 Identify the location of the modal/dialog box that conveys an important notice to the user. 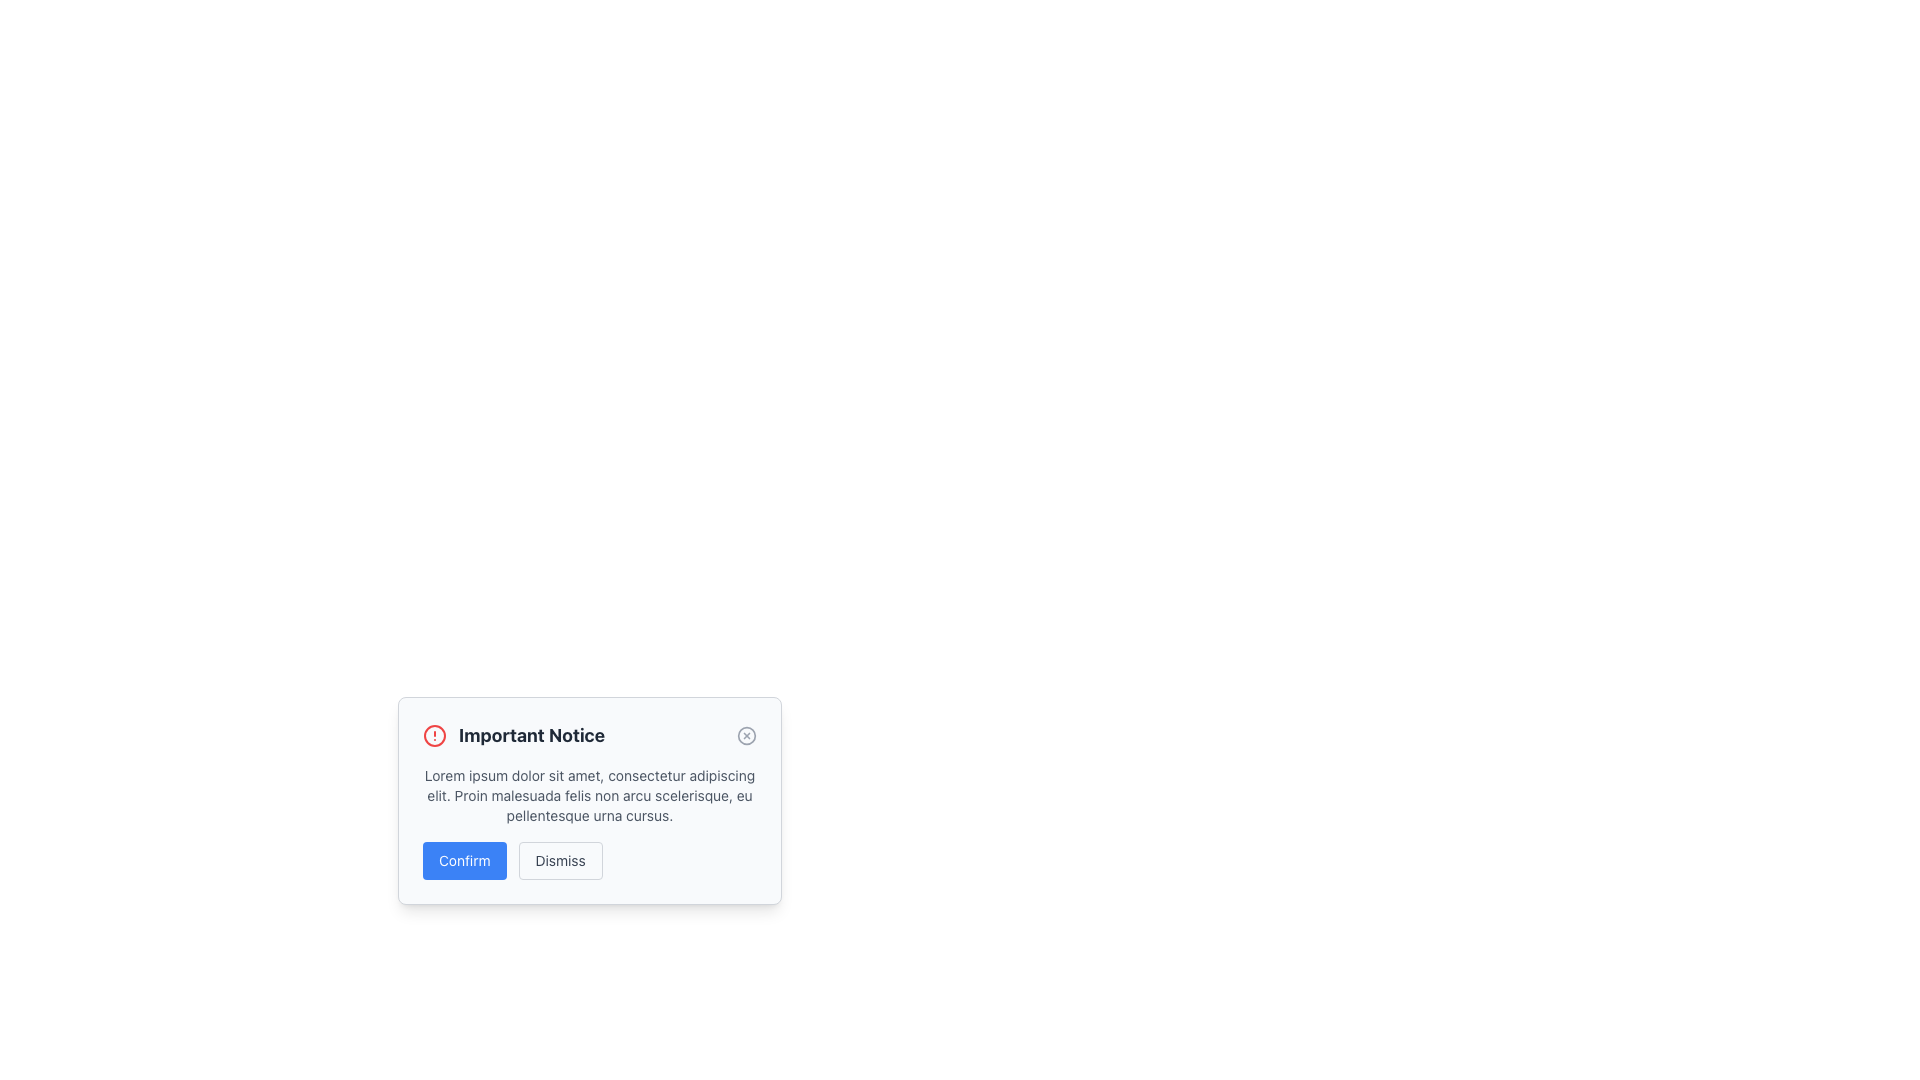
(589, 800).